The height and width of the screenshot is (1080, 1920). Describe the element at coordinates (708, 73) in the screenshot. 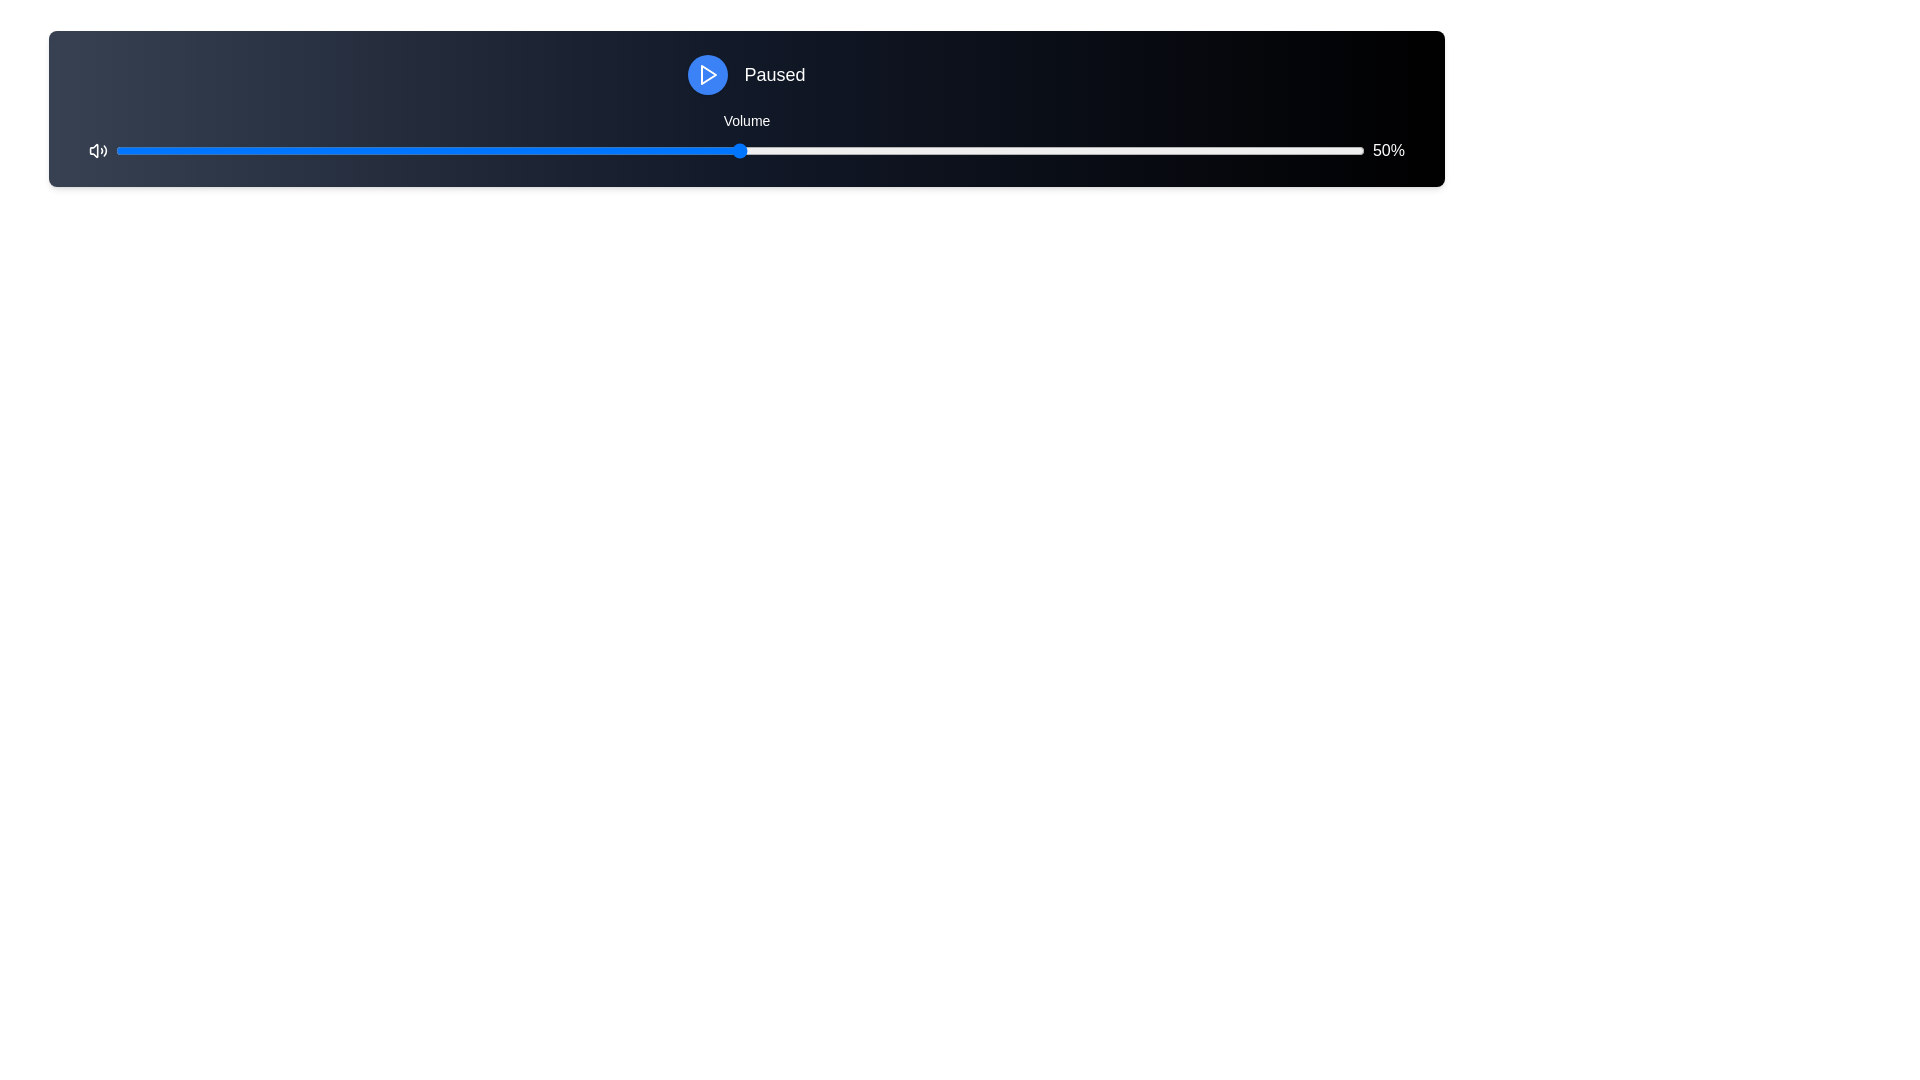

I see `the circular blue button with a white triangular play icon` at that location.